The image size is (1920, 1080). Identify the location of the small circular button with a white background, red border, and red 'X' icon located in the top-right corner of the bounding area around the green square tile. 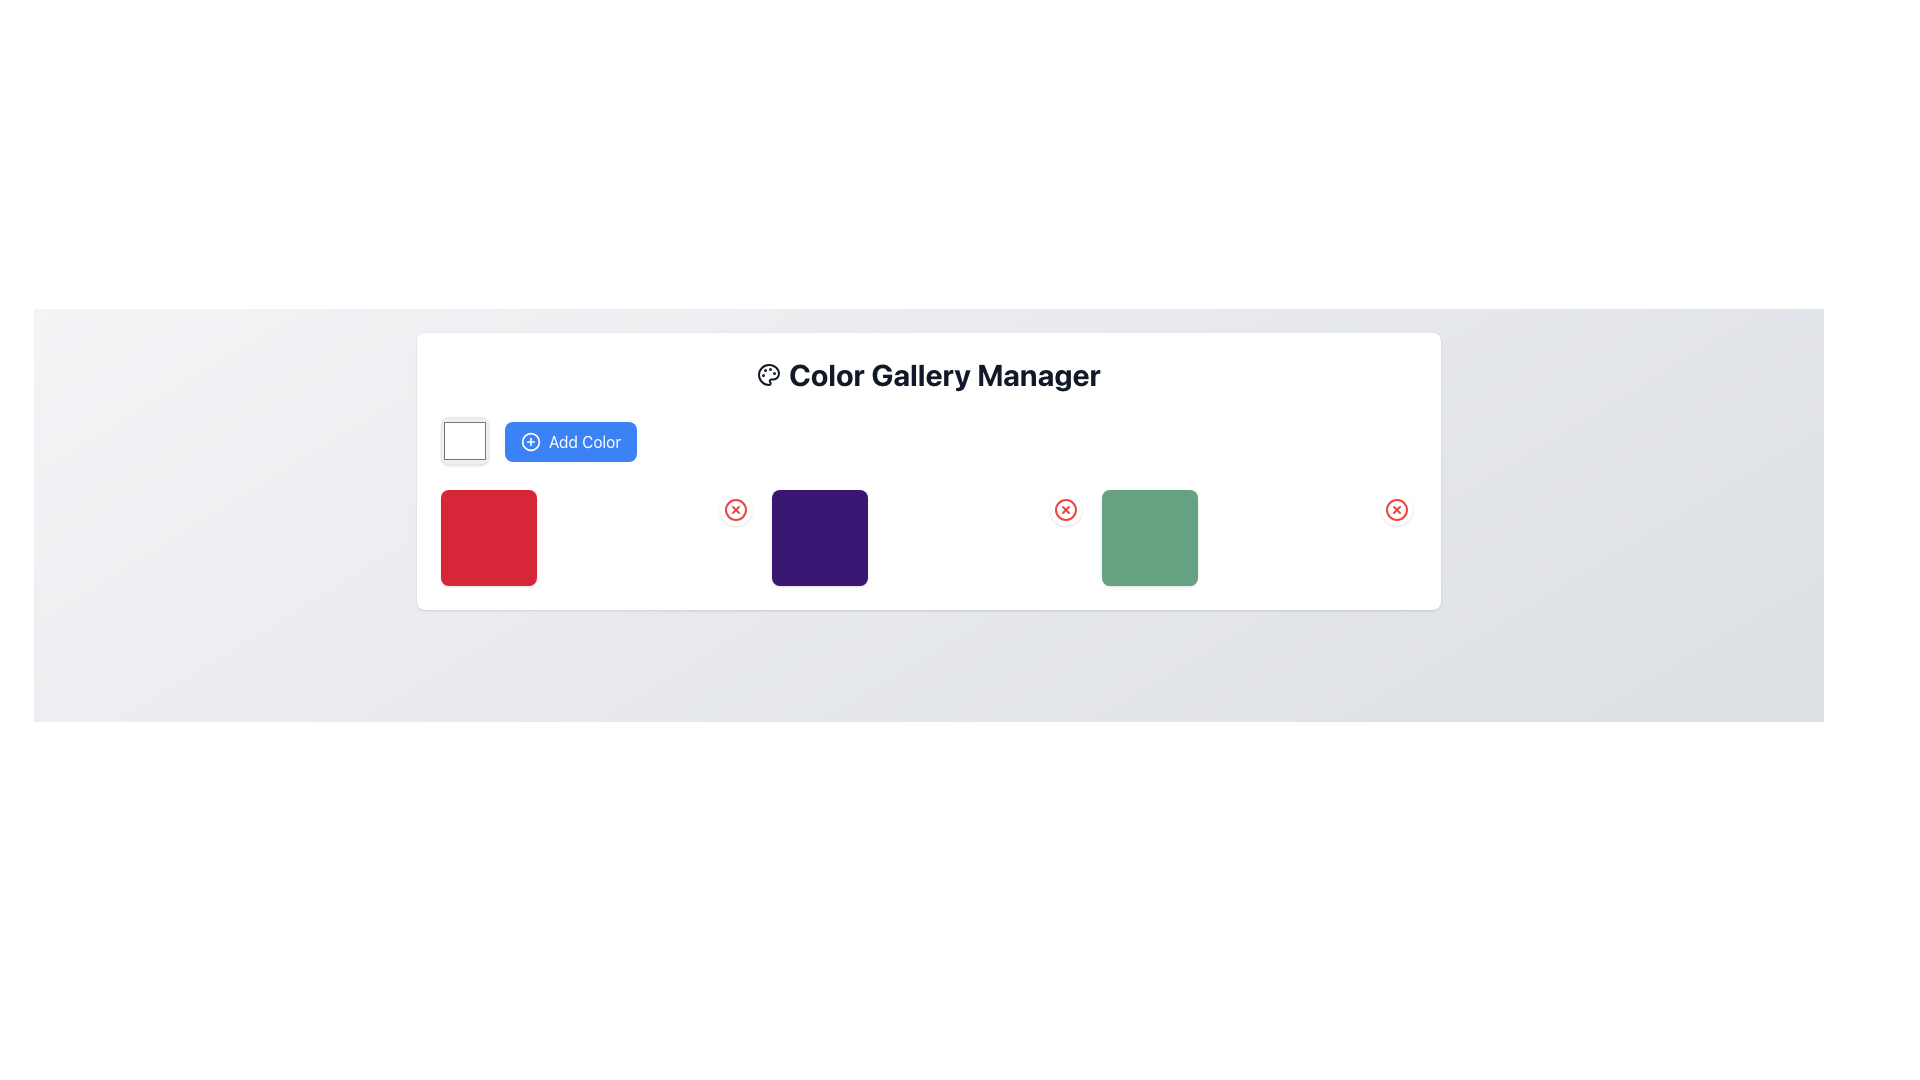
(1065, 508).